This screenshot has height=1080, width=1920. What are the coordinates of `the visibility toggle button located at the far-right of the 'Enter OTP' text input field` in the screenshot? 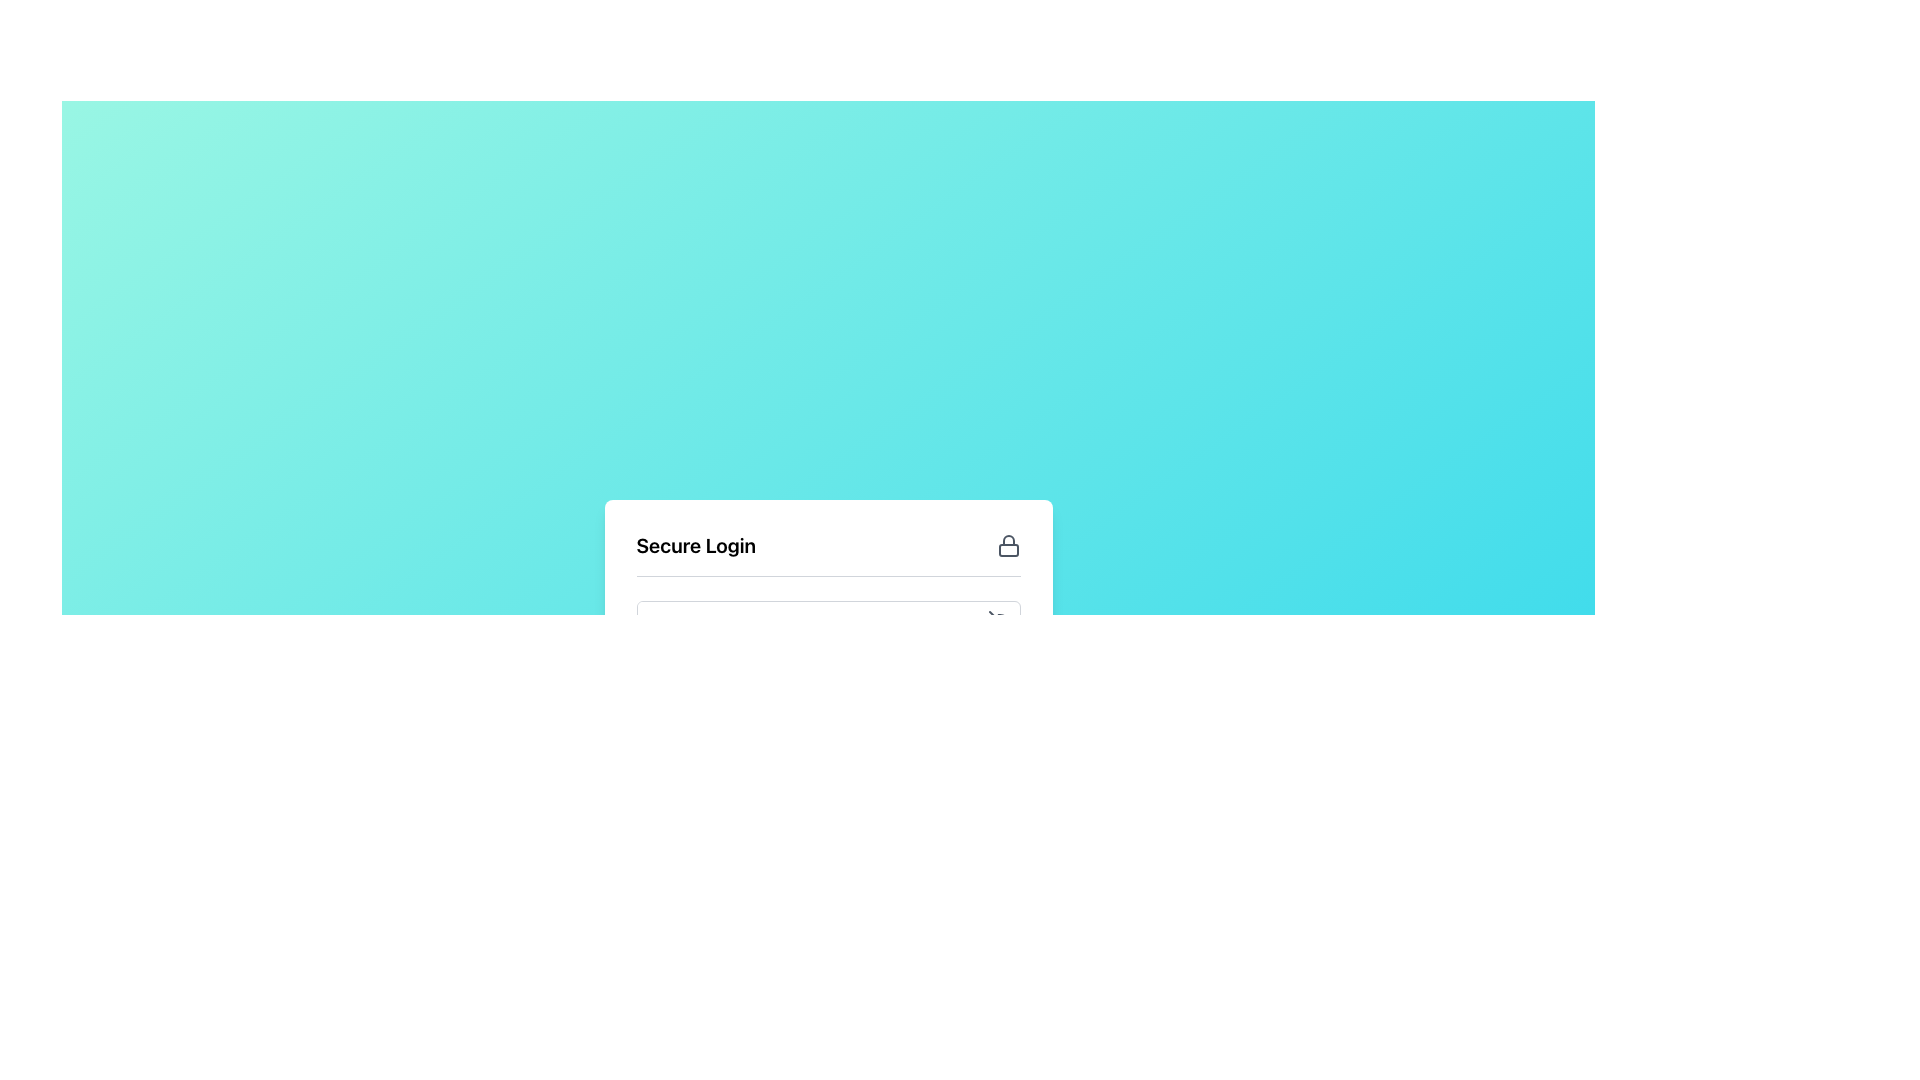 It's located at (999, 620).